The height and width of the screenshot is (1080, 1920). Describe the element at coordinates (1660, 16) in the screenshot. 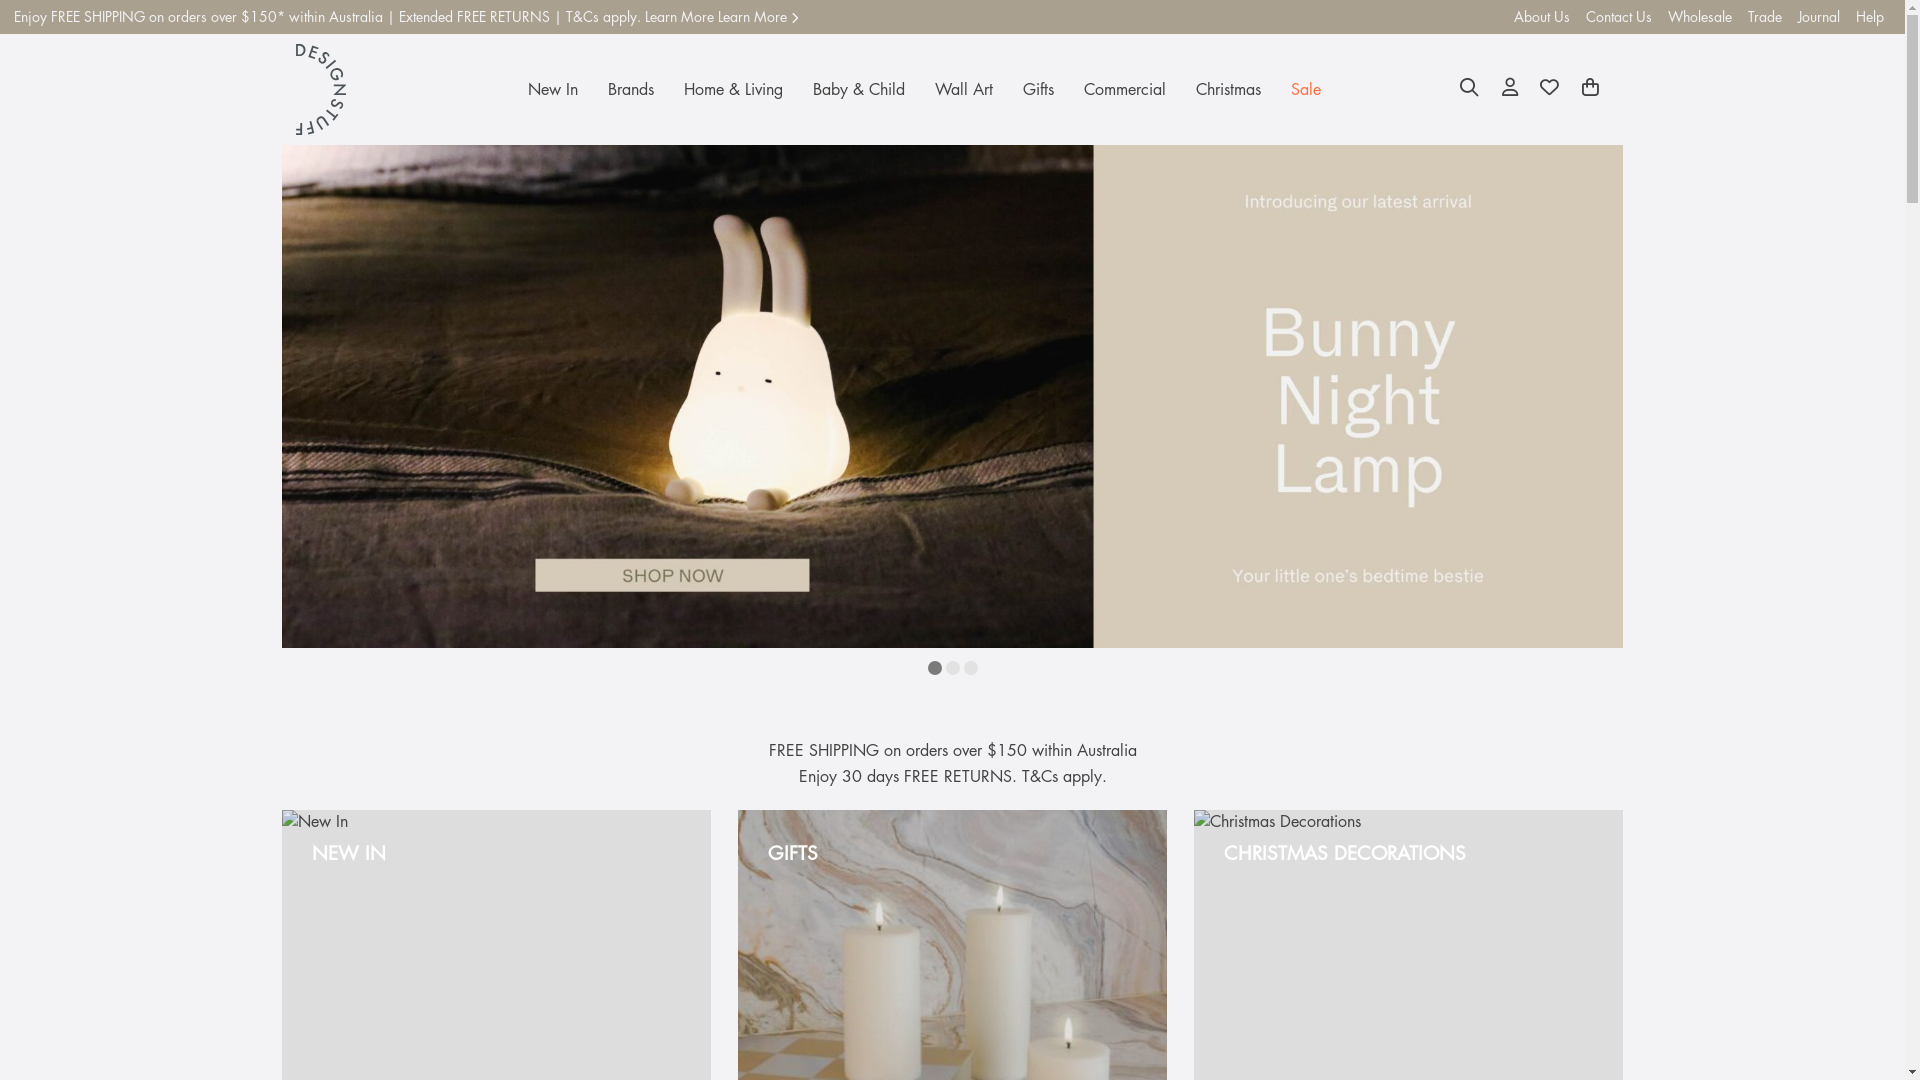

I see `'Wholesale'` at that location.